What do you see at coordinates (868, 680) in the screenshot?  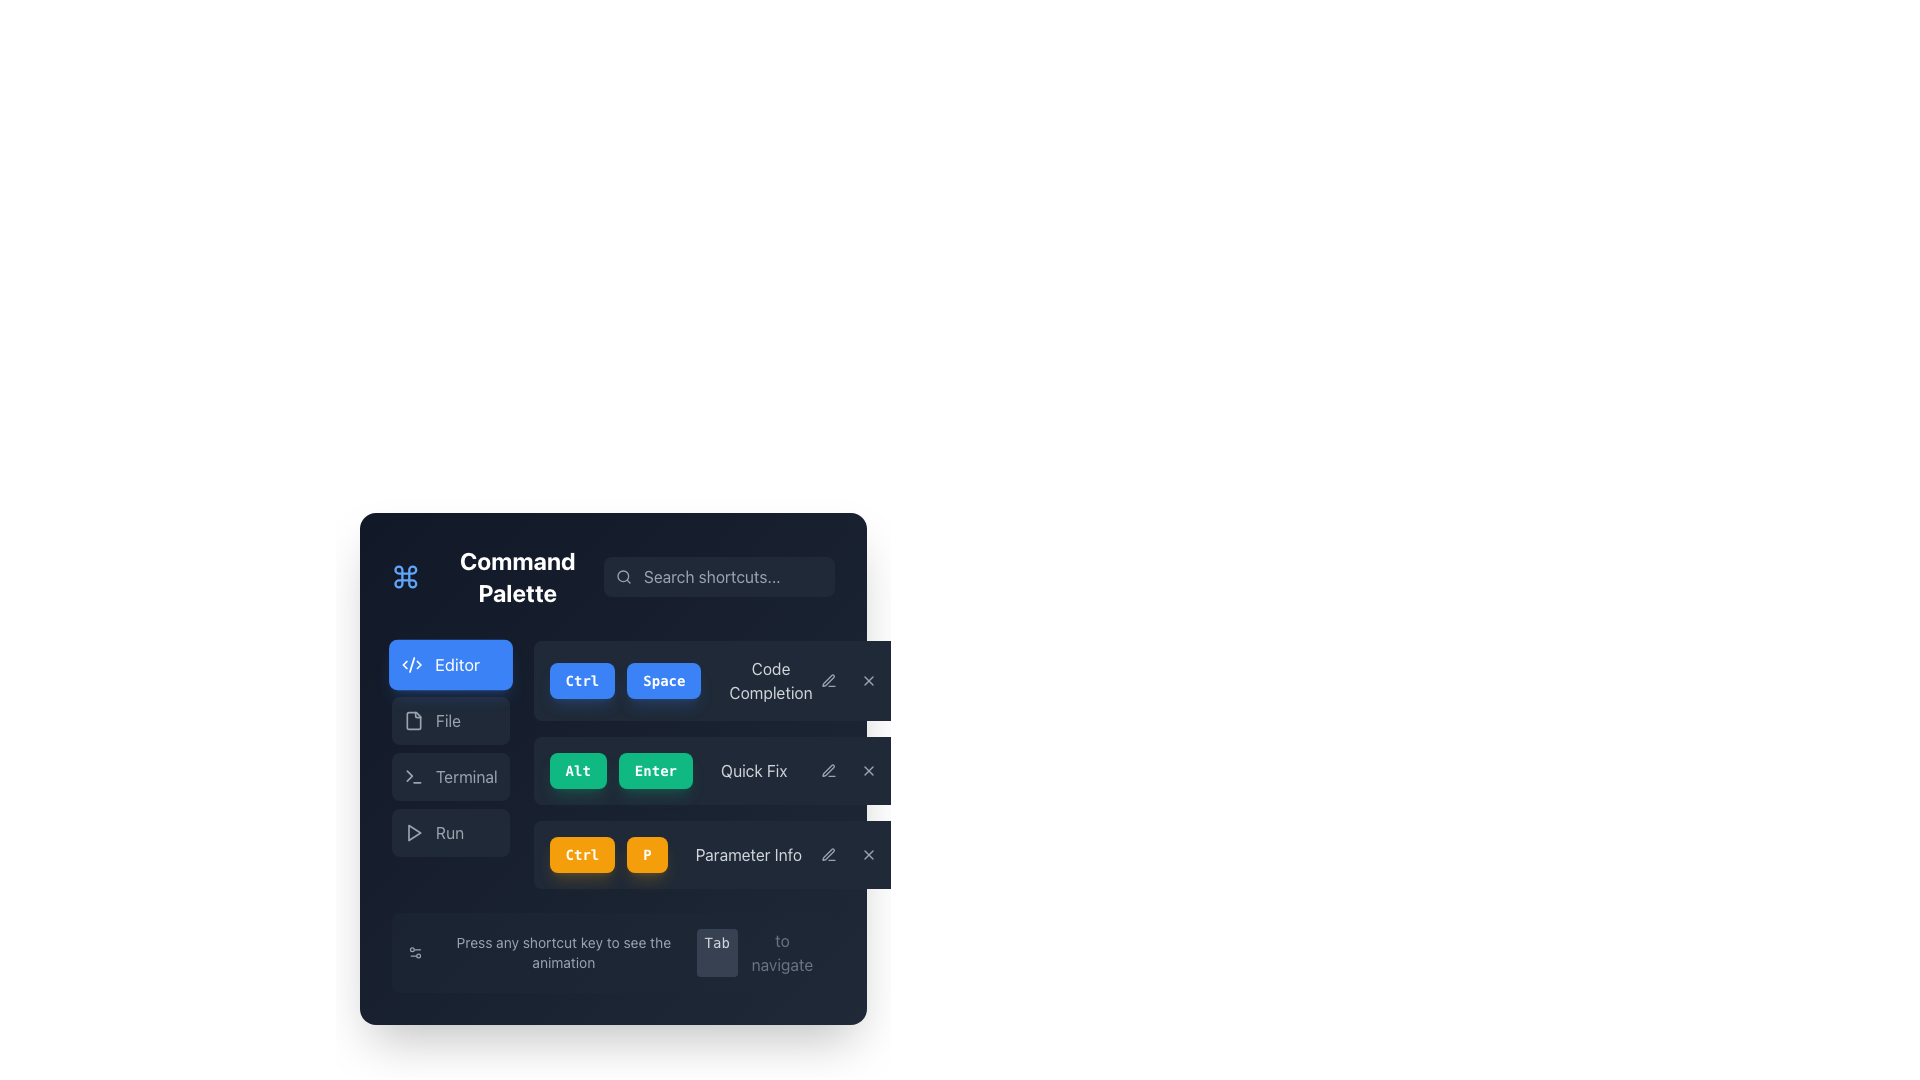 I see `the small 'X' shaped button, which is gray by default and turns red when hovered, located on the rightmost side of the command palette next to the 'Code Completion' label` at bounding box center [868, 680].